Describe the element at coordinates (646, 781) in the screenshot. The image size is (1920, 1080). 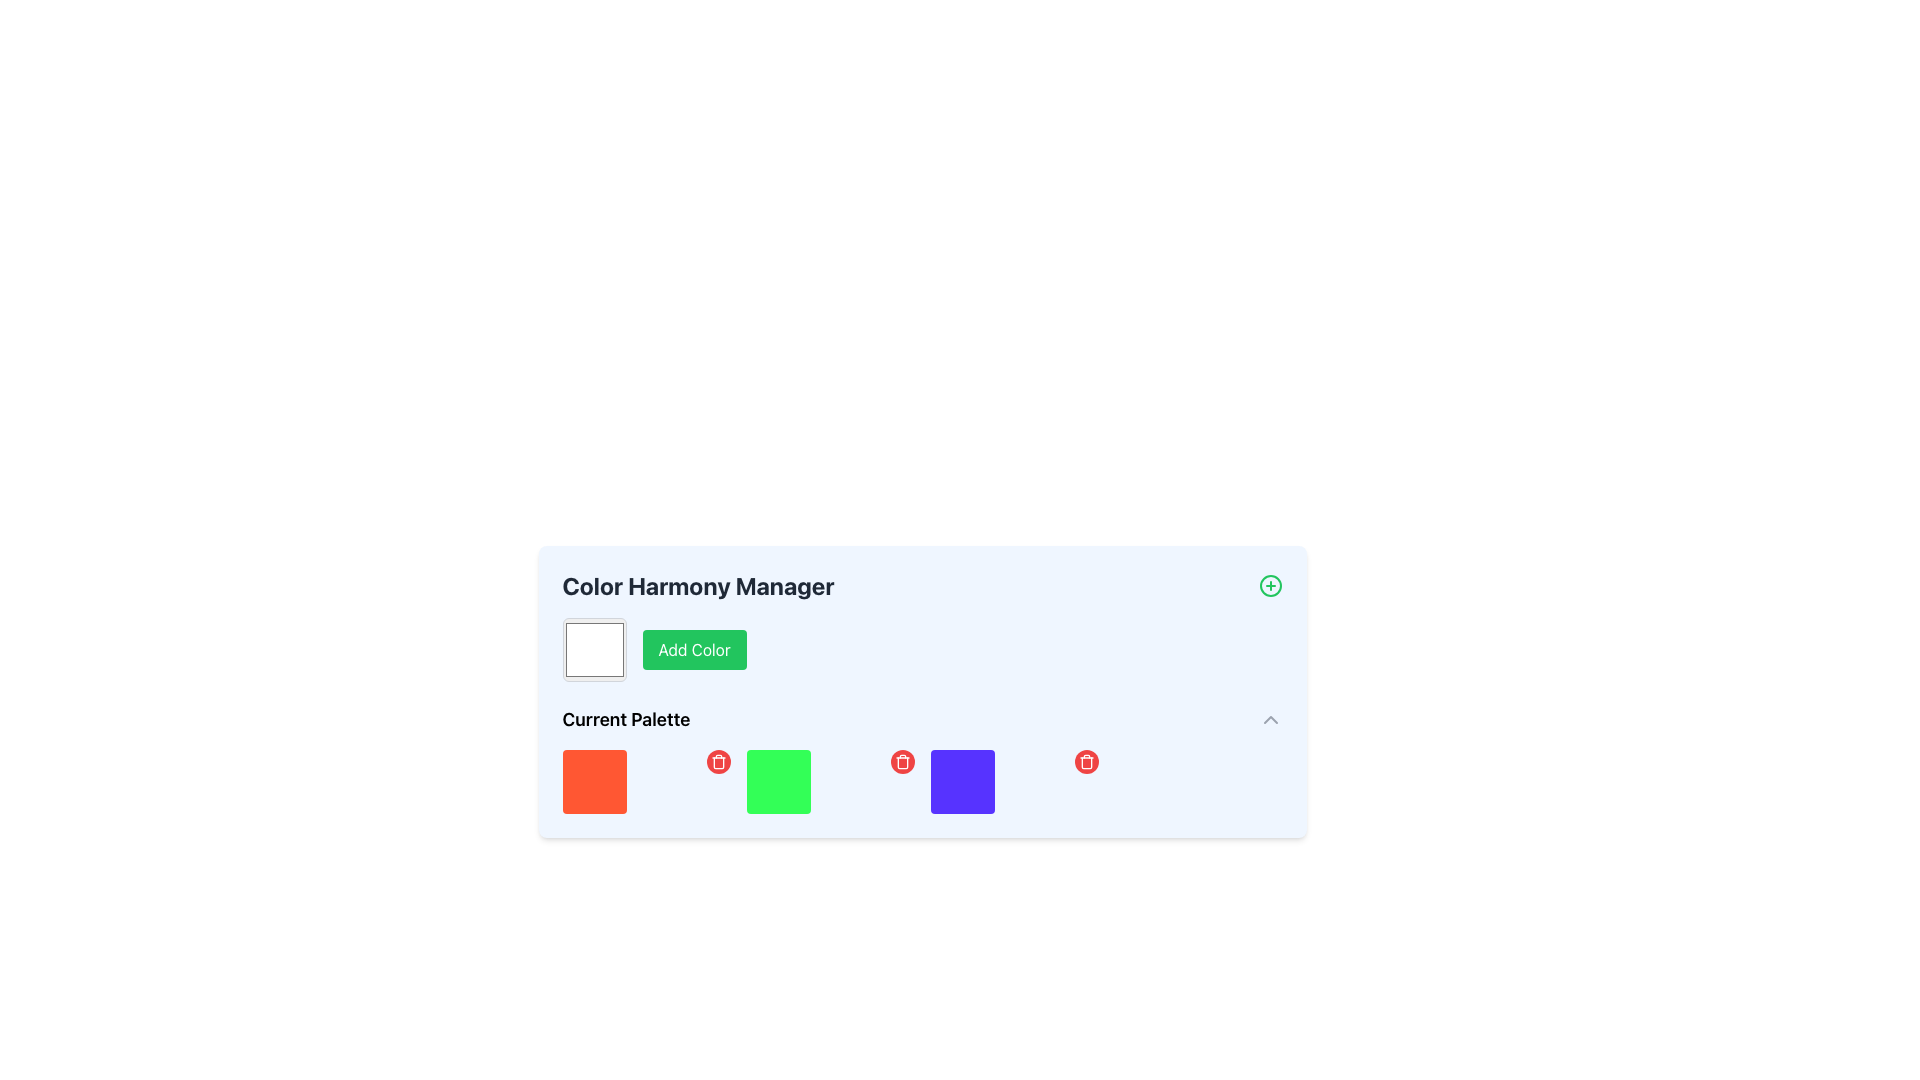
I see `the first element in the 'Current Palette' grid that displays a color and has an interactive button for removal` at that location.